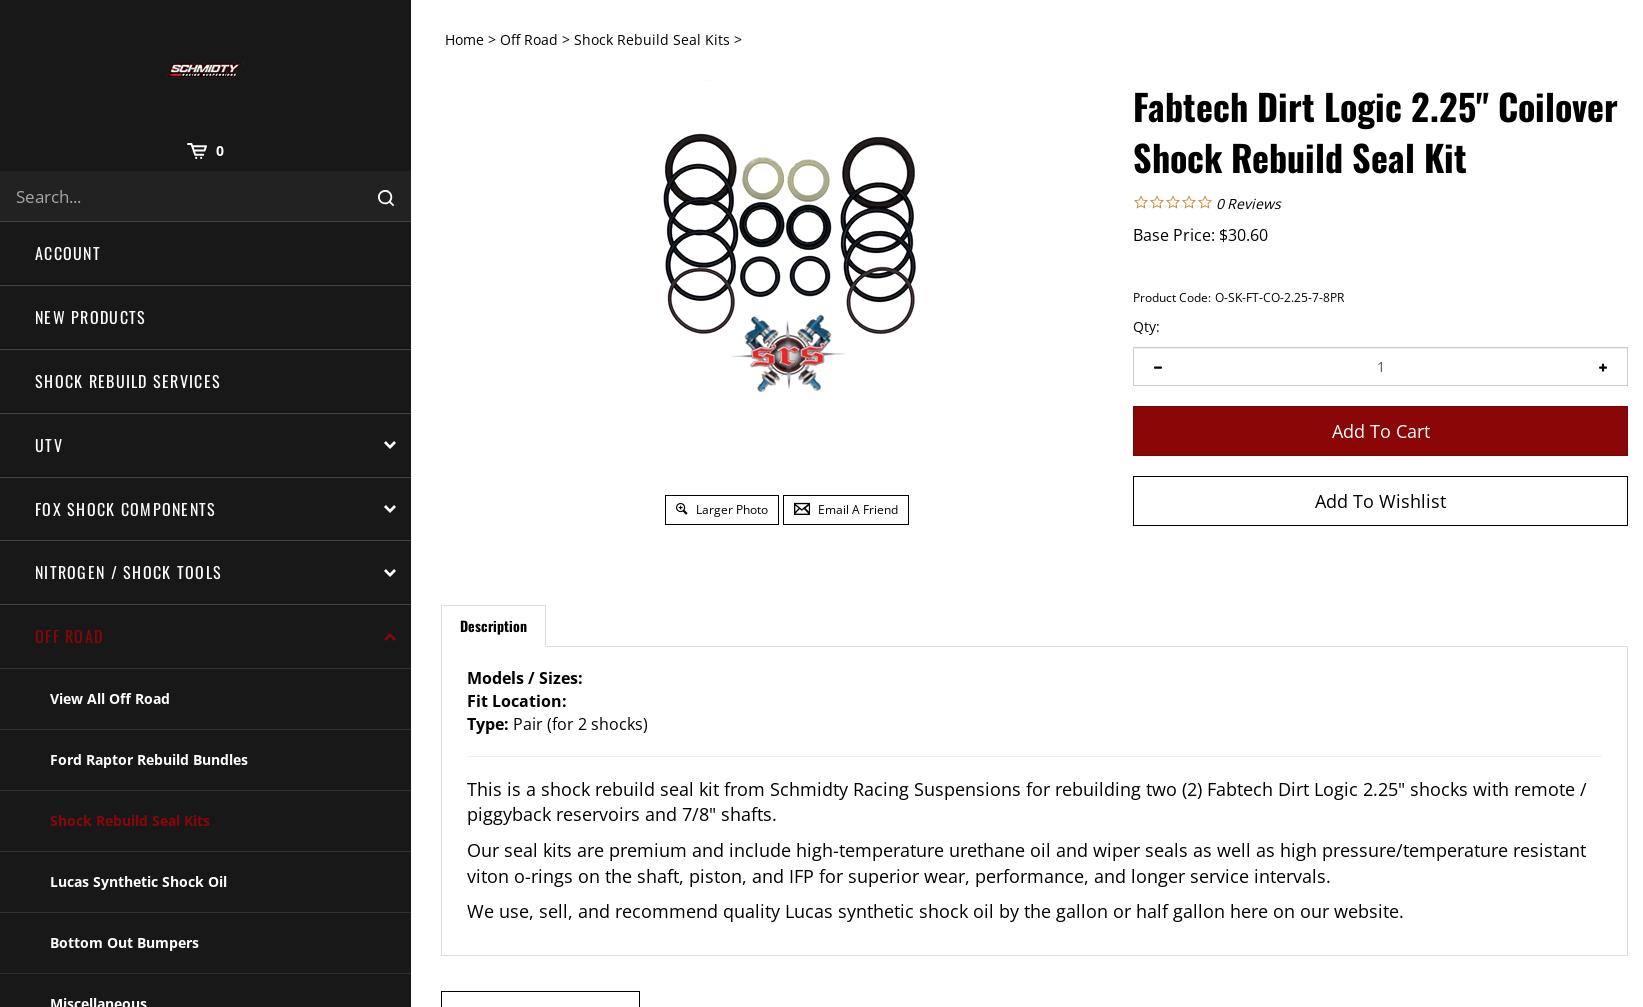  I want to click on 'Product Code:', so click(1171, 296).